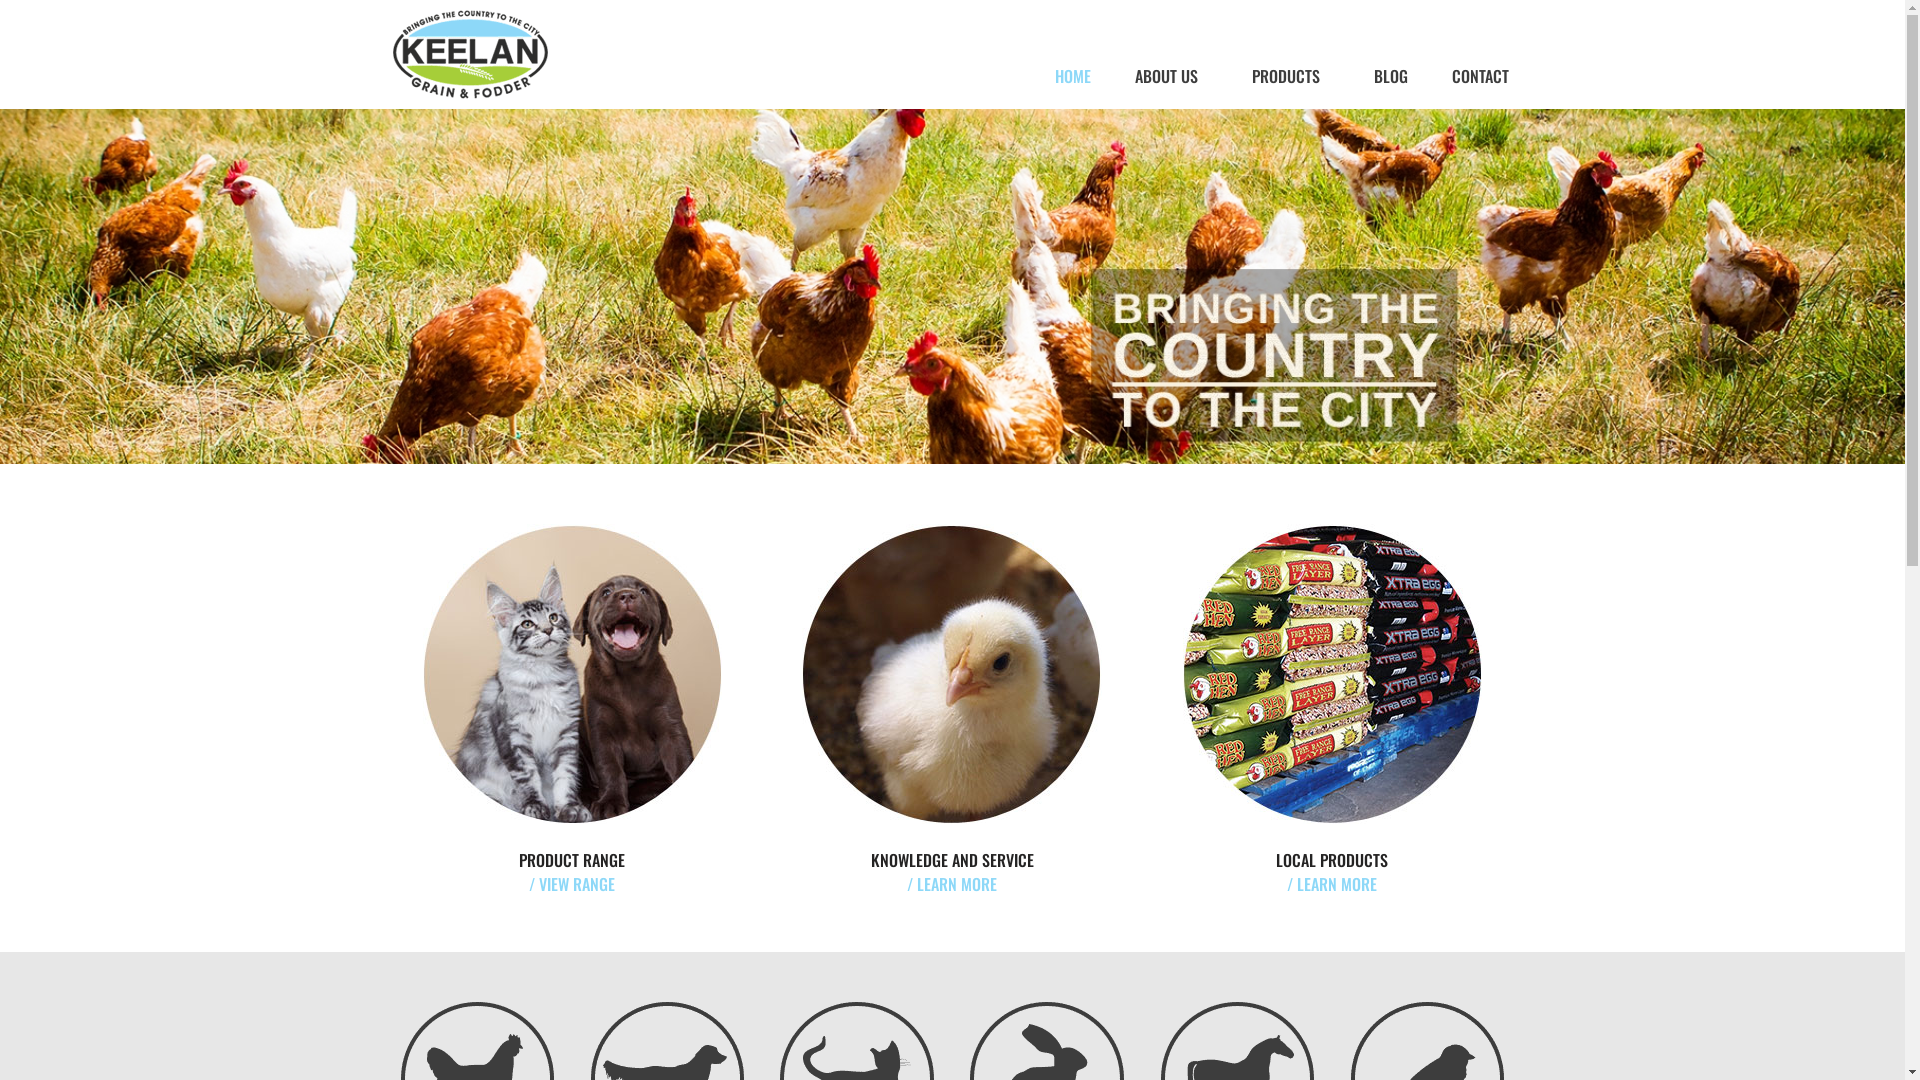 This screenshot has height=1080, width=1920. I want to click on 'BLOG', so click(1390, 75).